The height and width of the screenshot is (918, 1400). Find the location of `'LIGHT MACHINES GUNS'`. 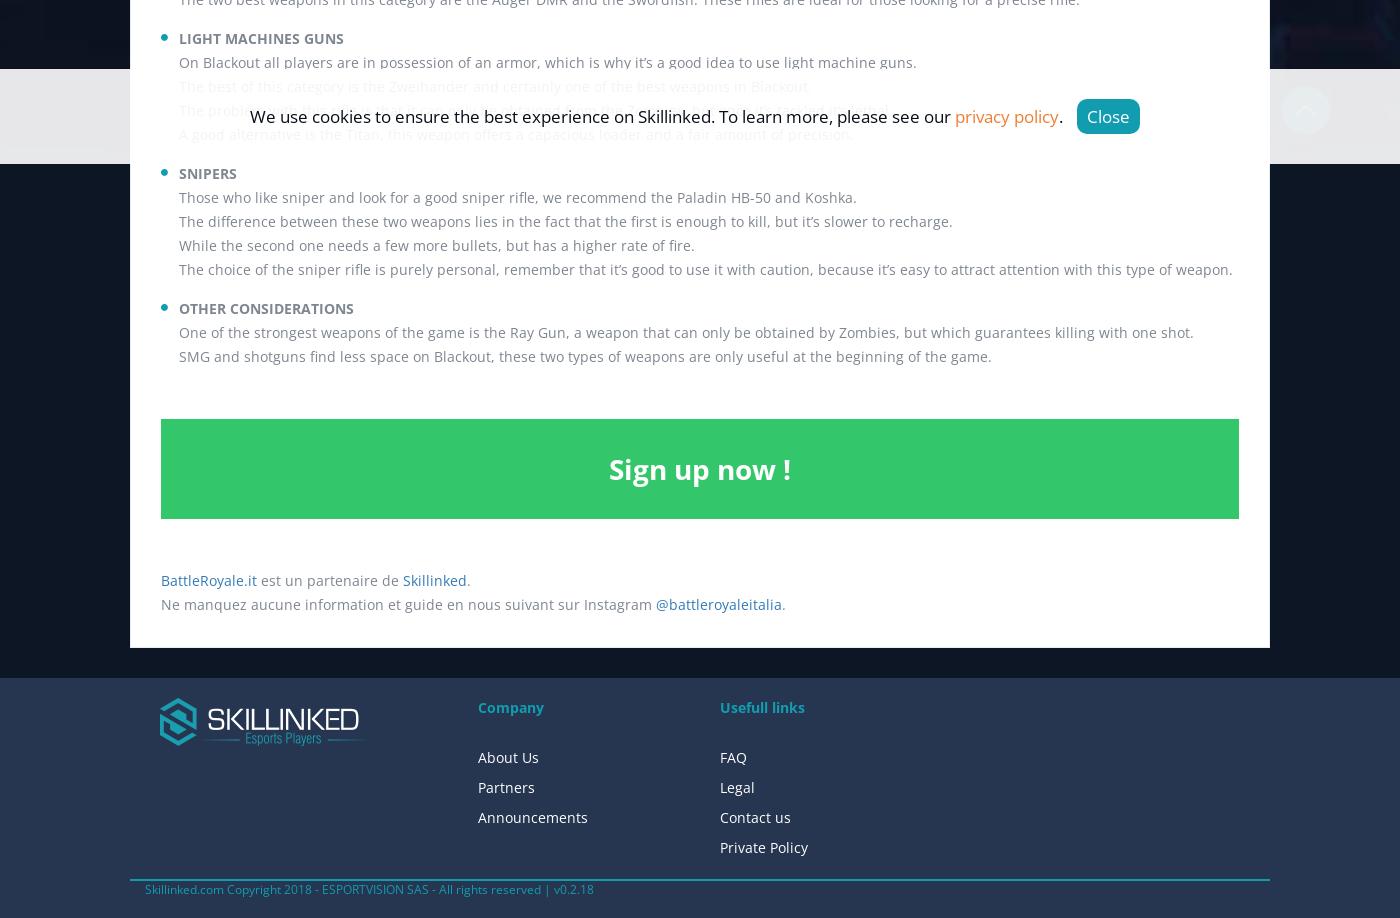

'LIGHT MACHINES GUNS' is located at coordinates (261, 38).